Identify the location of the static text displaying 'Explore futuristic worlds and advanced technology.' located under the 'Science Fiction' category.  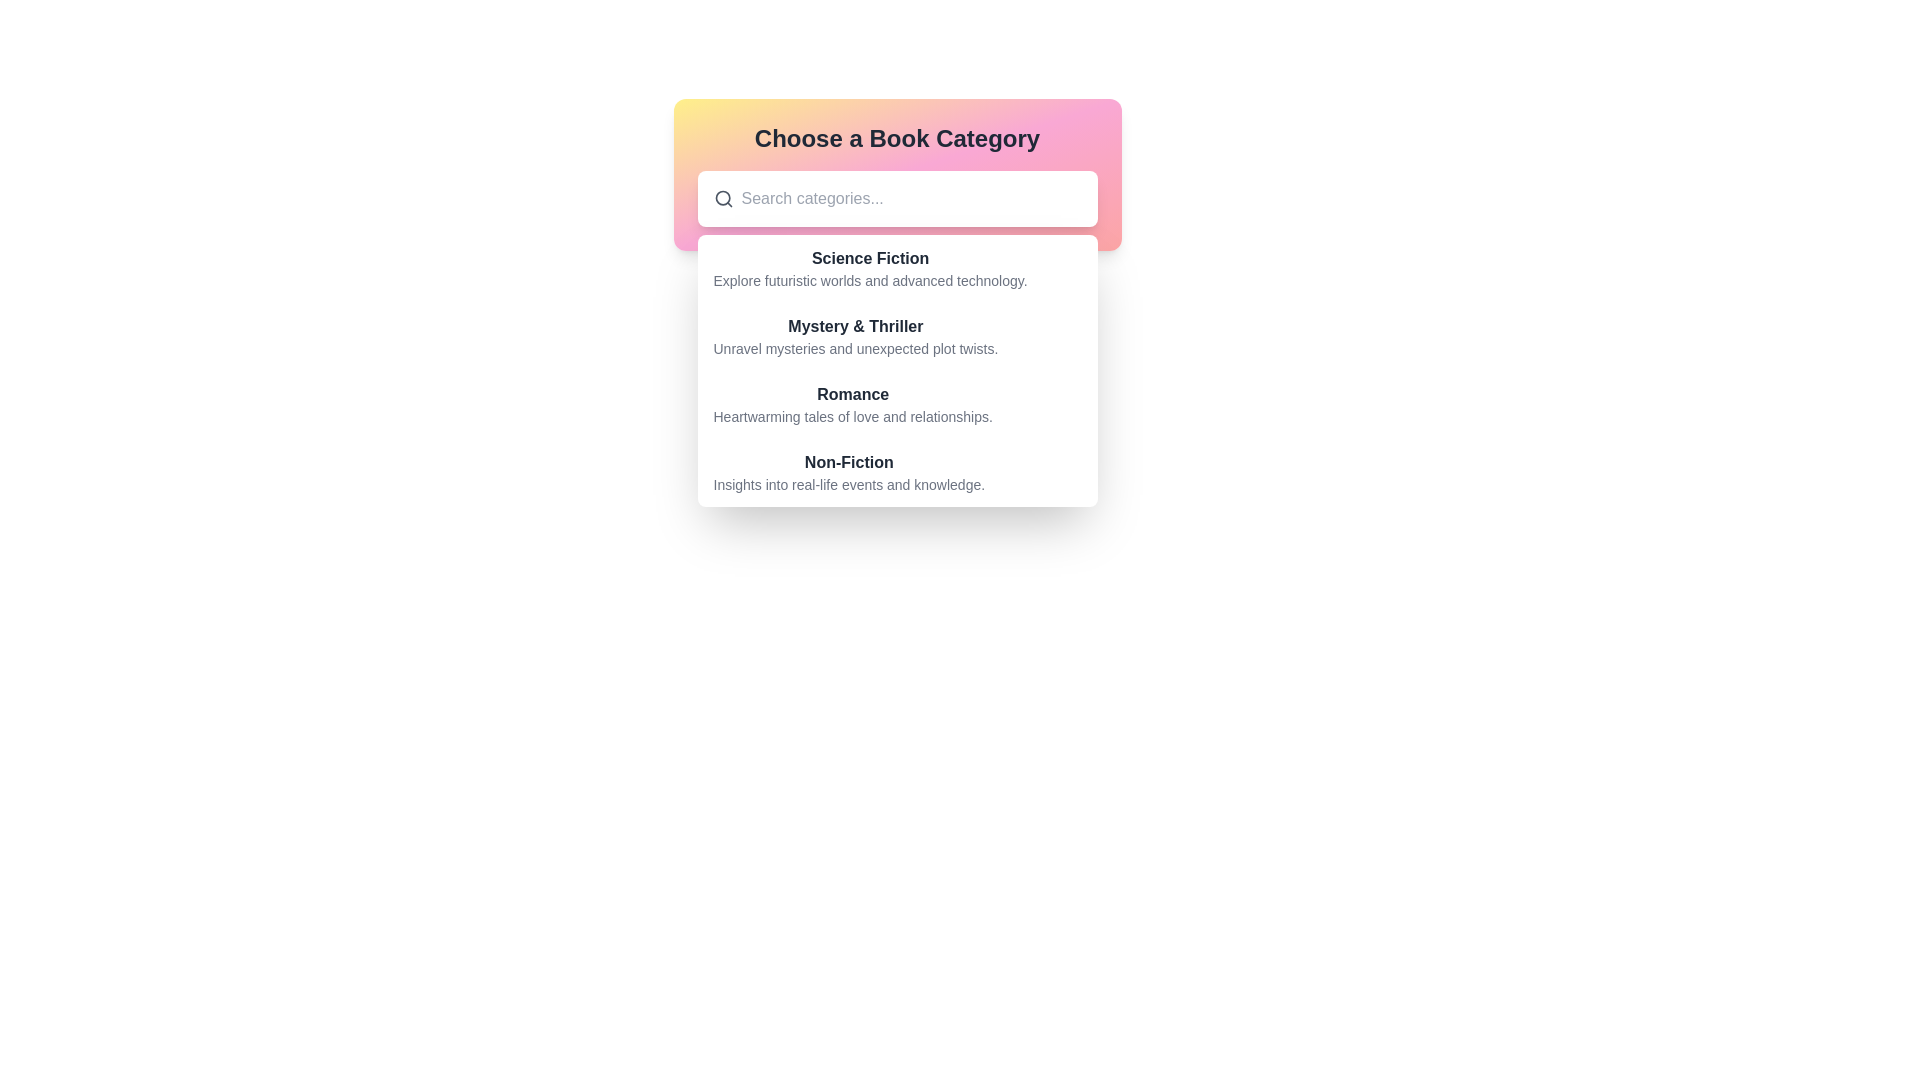
(870, 281).